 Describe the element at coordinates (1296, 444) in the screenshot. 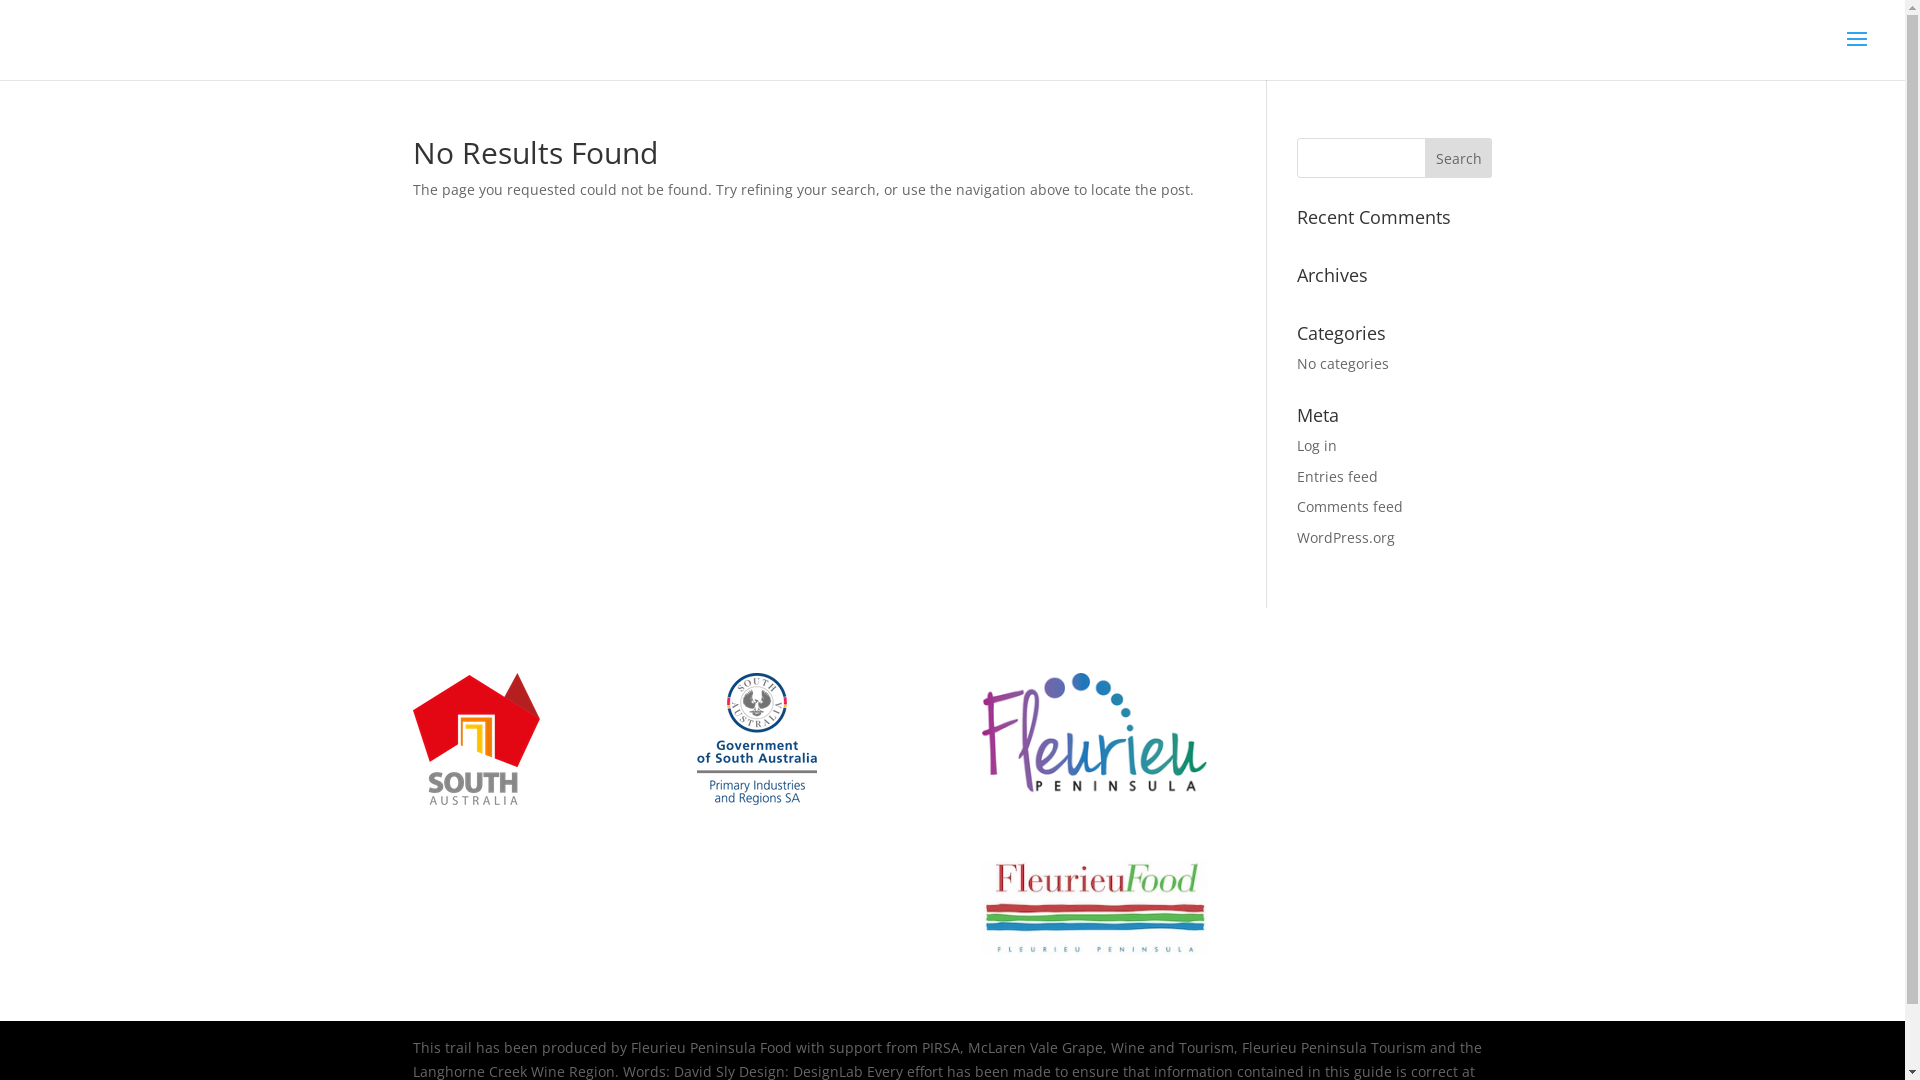

I see `'Log in'` at that location.